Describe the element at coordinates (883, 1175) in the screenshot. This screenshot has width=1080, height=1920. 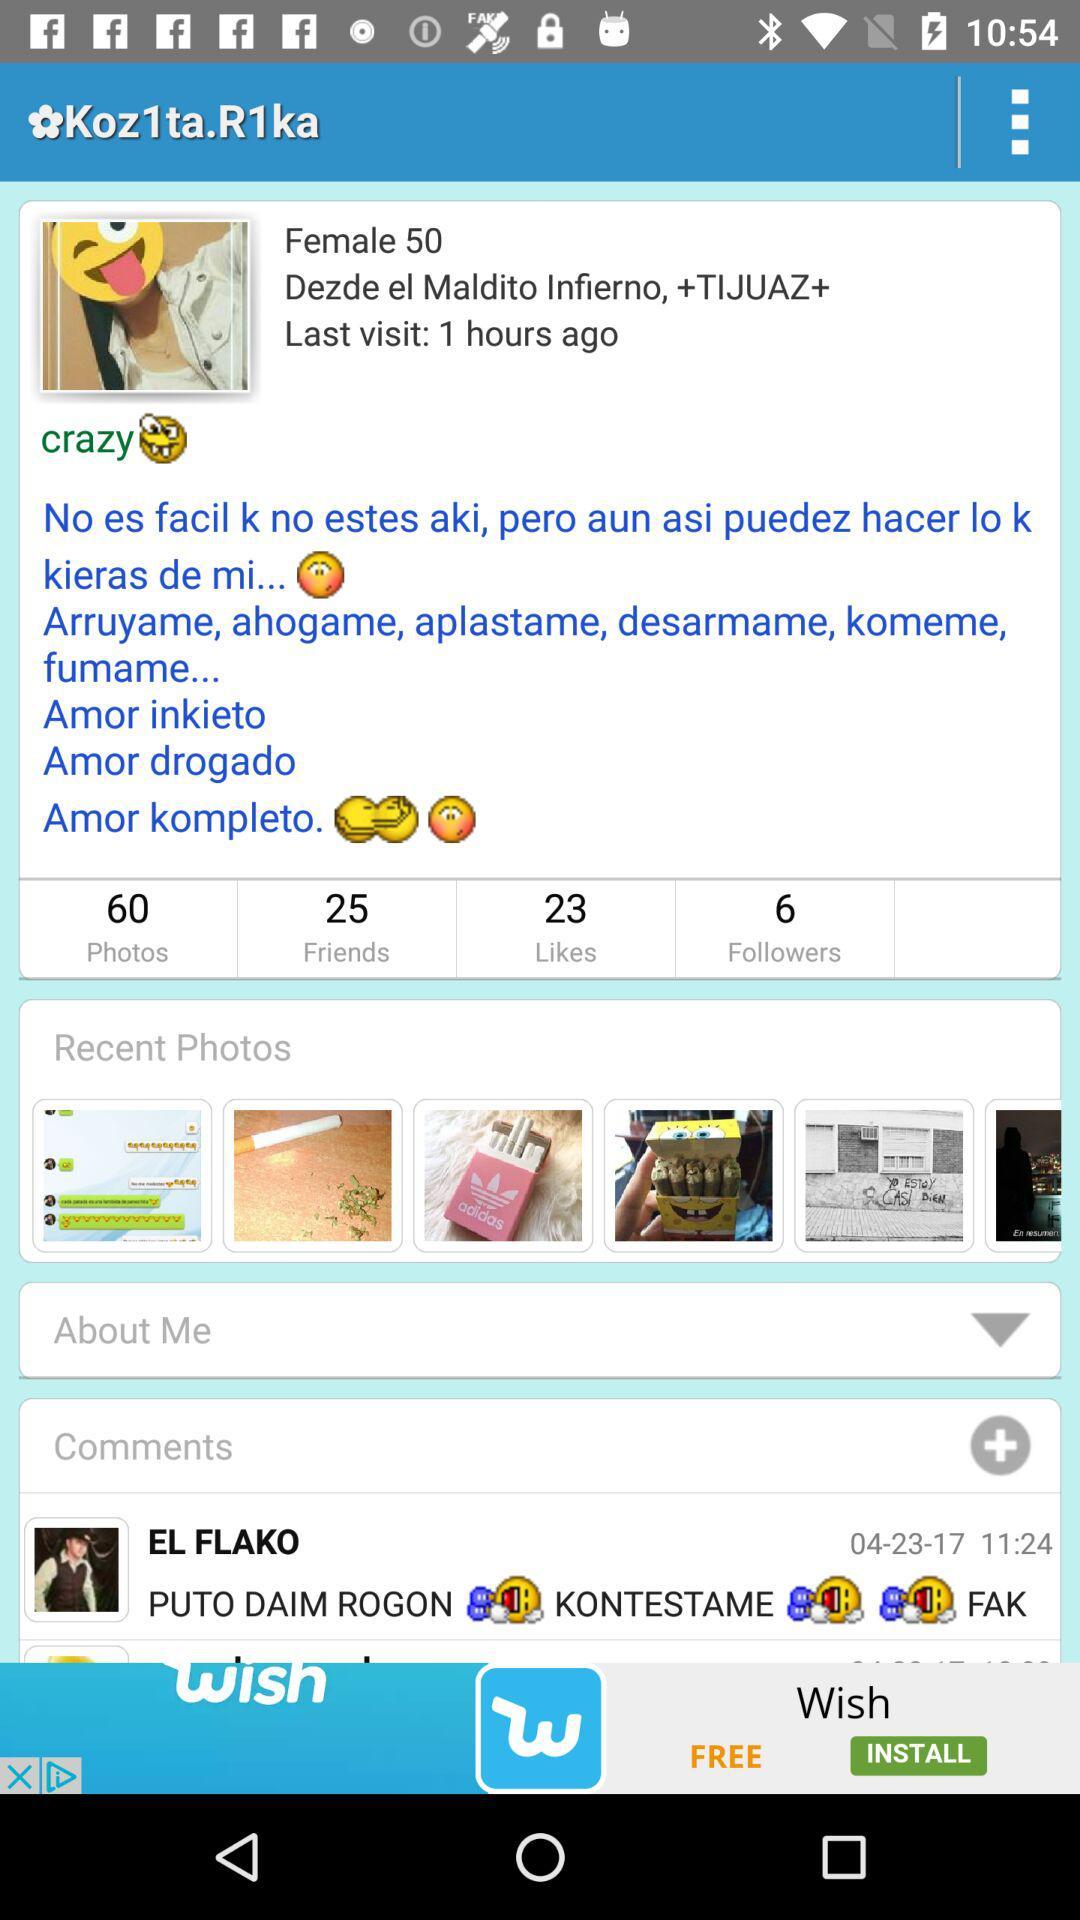
I see `the fifth image below the recent photos` at that location.